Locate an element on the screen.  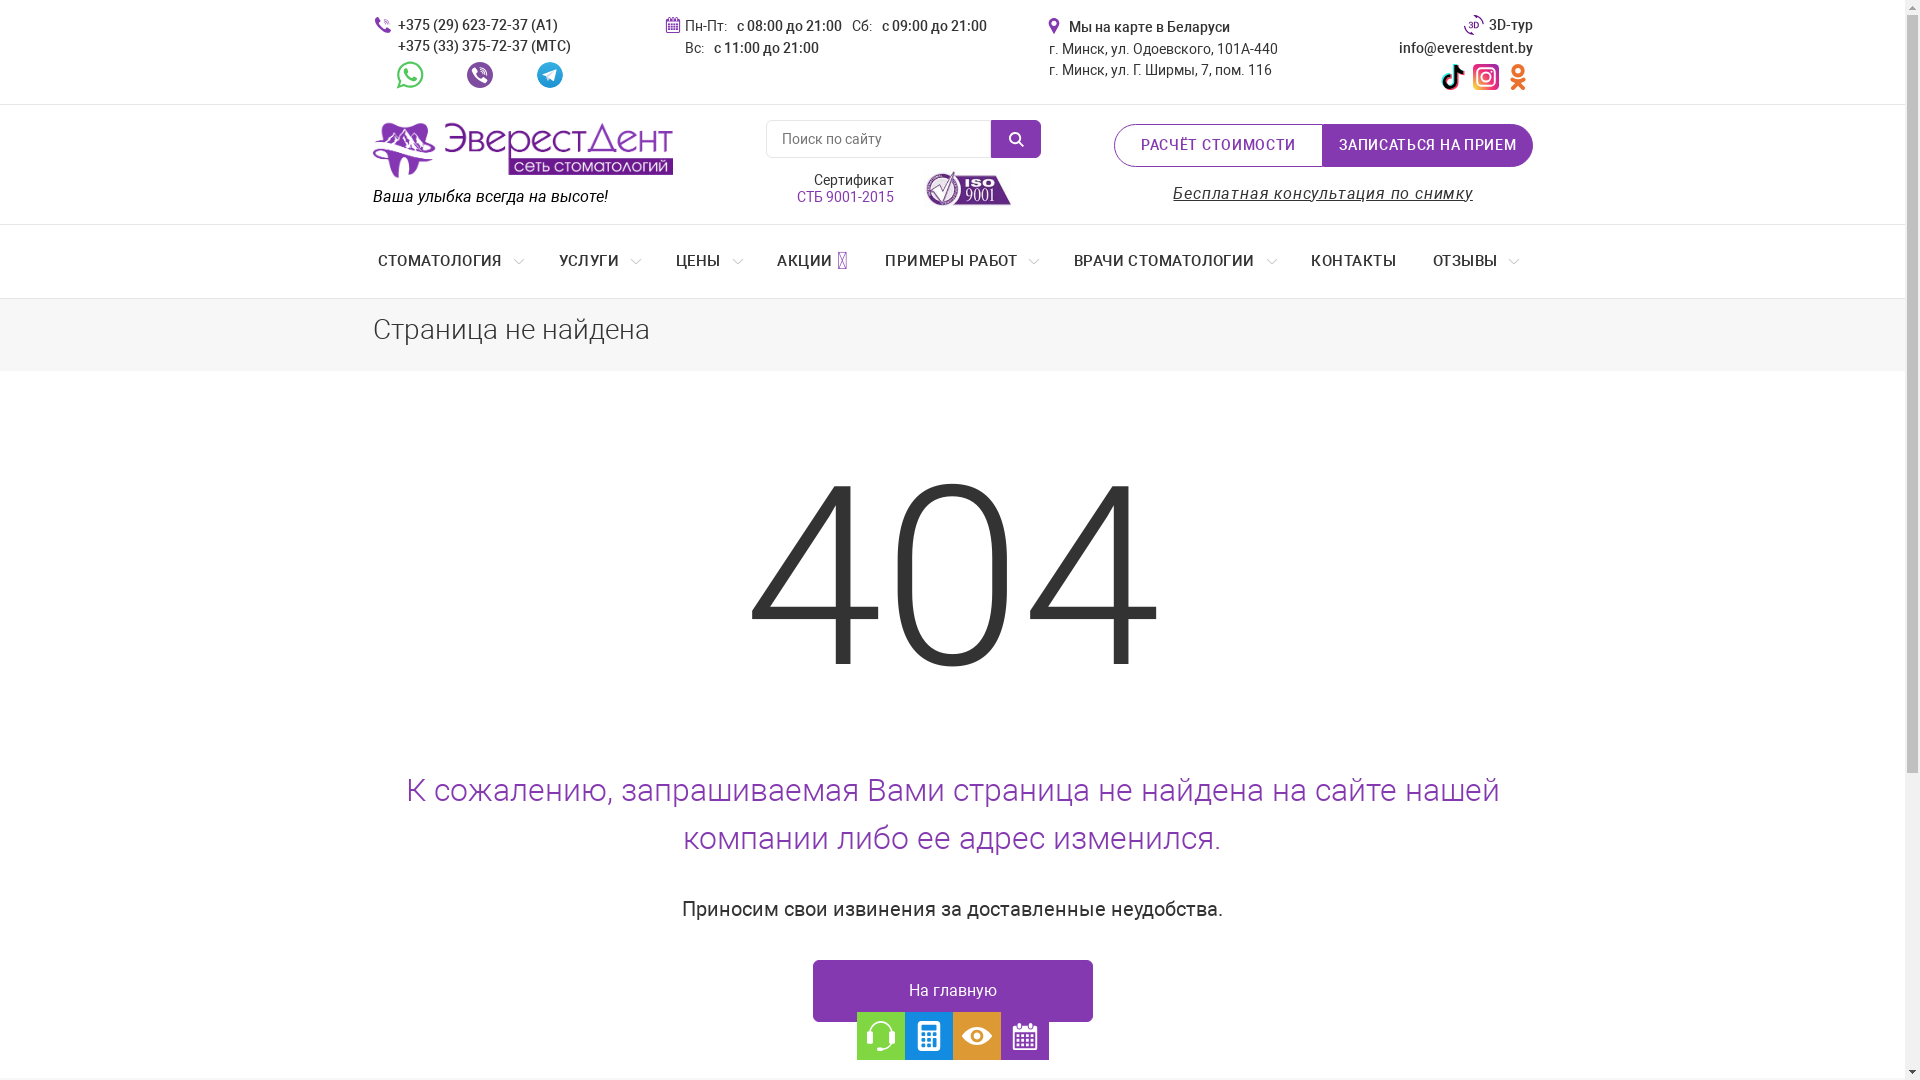
'Whatsapp' is located at coordinates (408, 73).